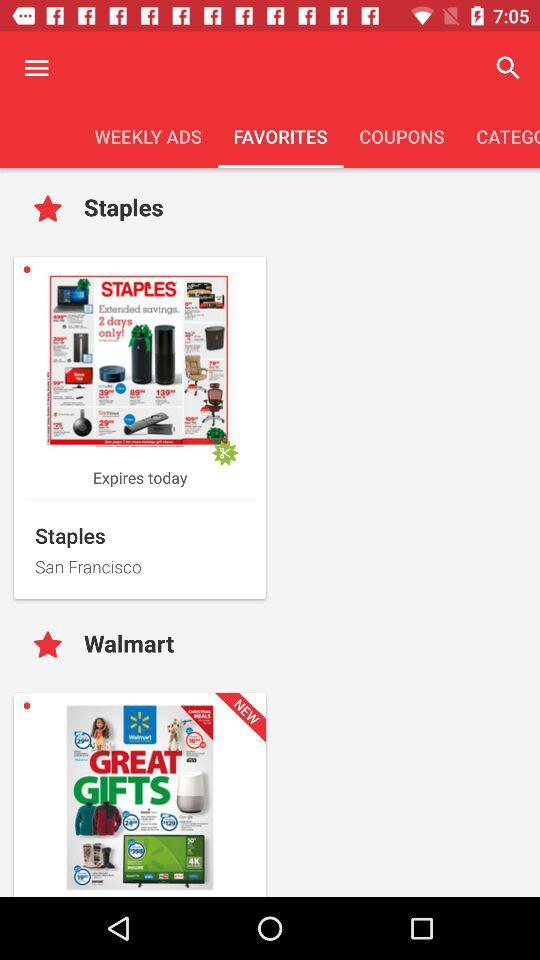 This screenshot has width=540, height=960. What do you see at coordinates (52, 645) in the screenshot?
I see `on save` at bounding box center [52, 645].